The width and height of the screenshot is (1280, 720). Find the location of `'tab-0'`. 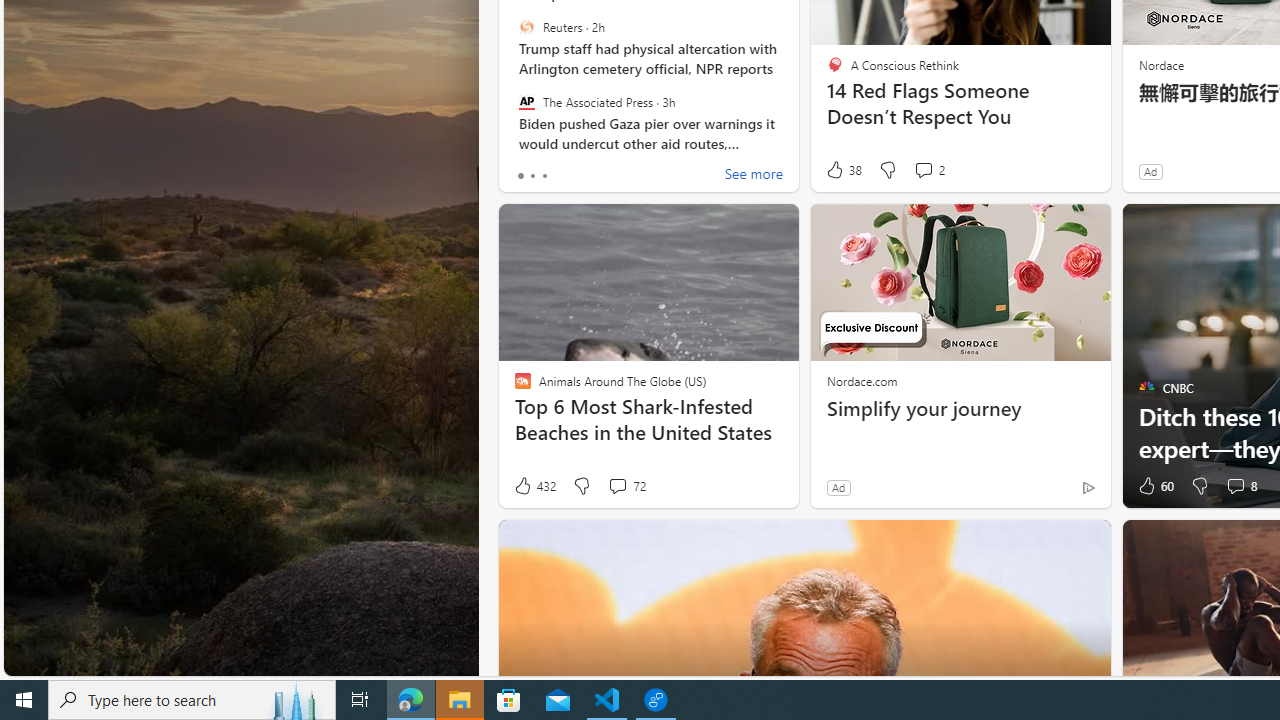

'tab-0' is located at coordinates (520, 175).